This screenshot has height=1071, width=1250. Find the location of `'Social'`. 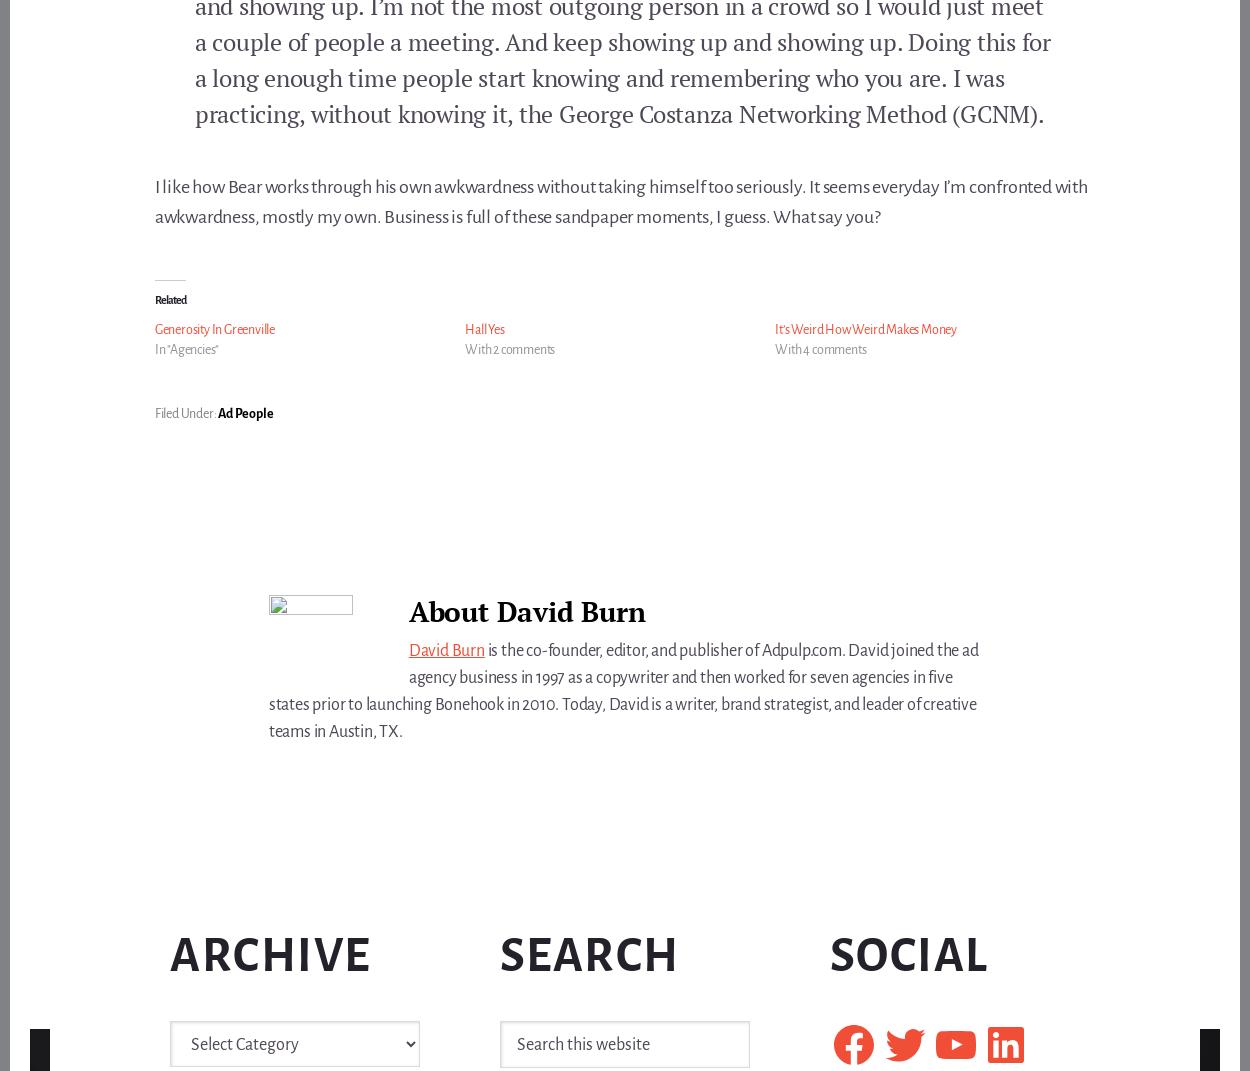

'Social' is located at coordinates (908, 954).